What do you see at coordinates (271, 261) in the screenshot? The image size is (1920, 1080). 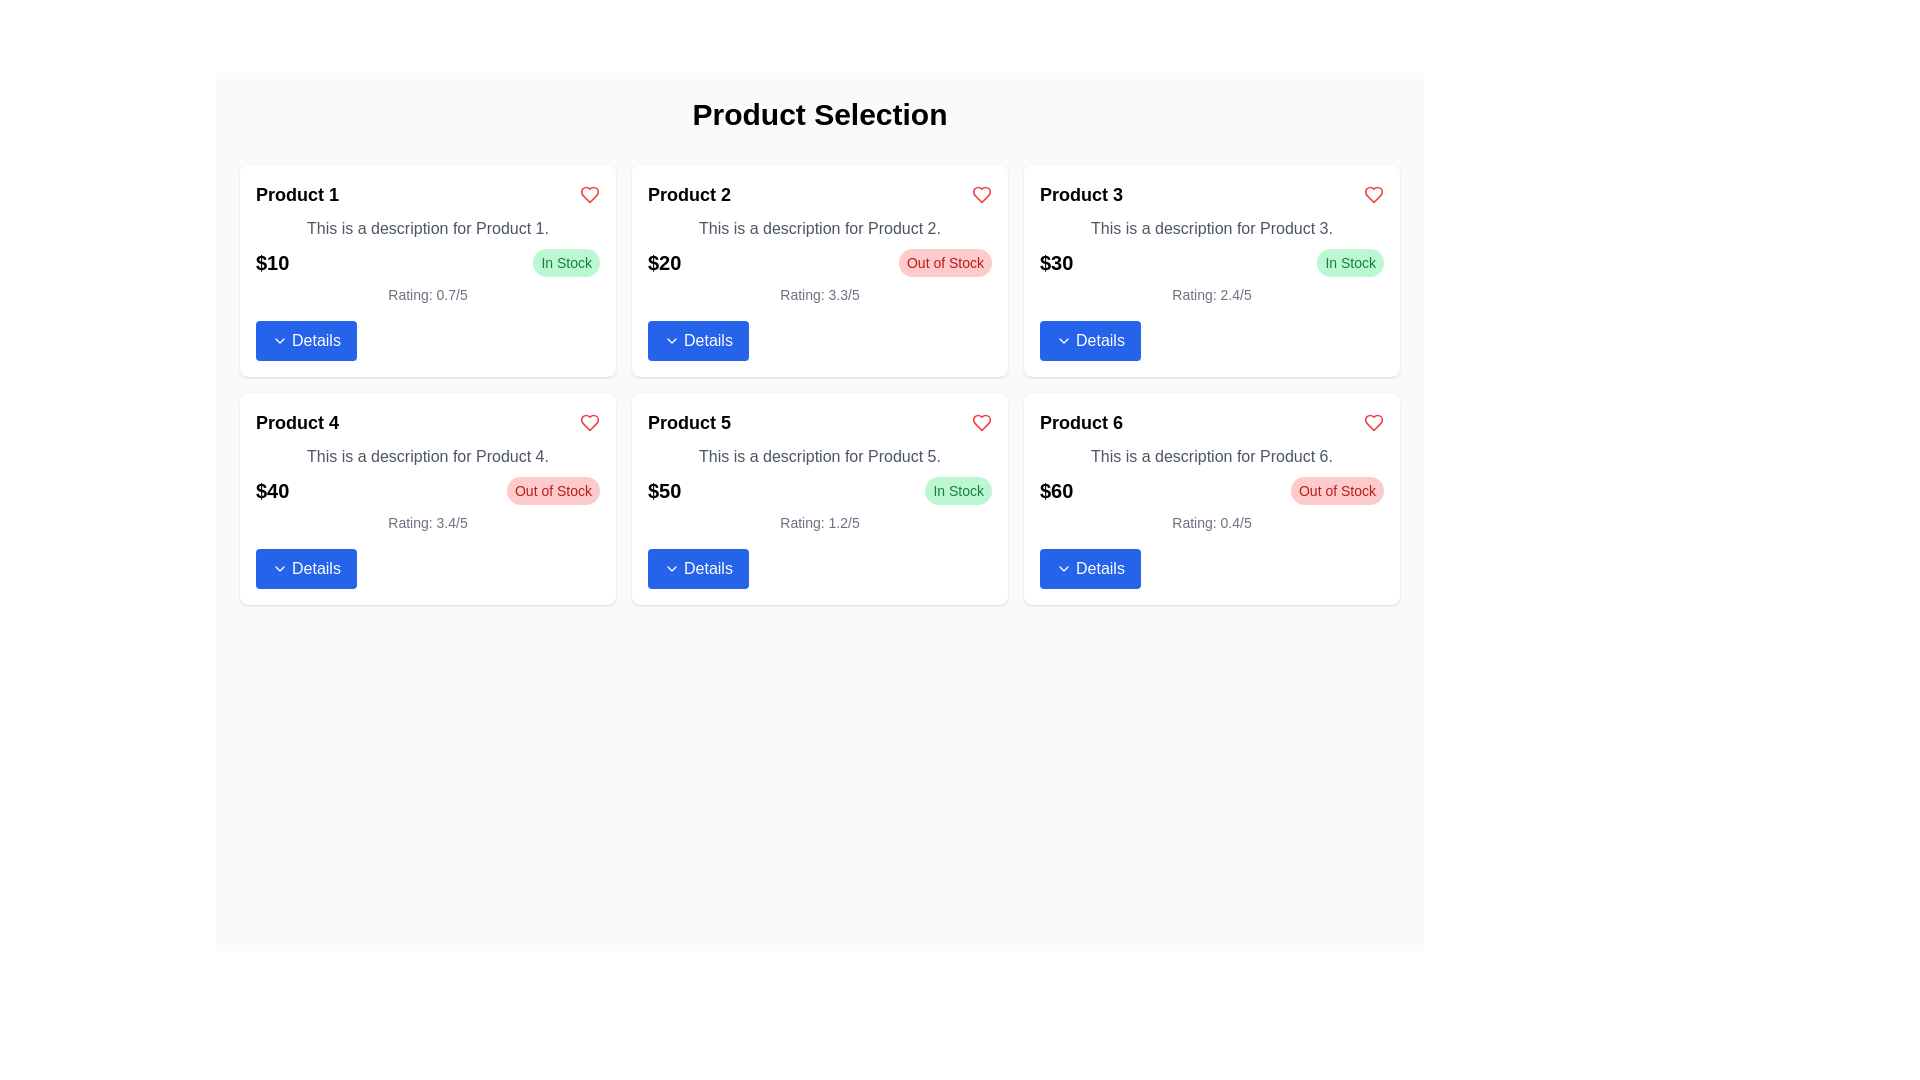 I see `the price indicator text label for 'Product 1', which is located near the top left of the product card, to the left of the 'In Stock' label and above the 'Details' button` at bounding box center [271, 261].